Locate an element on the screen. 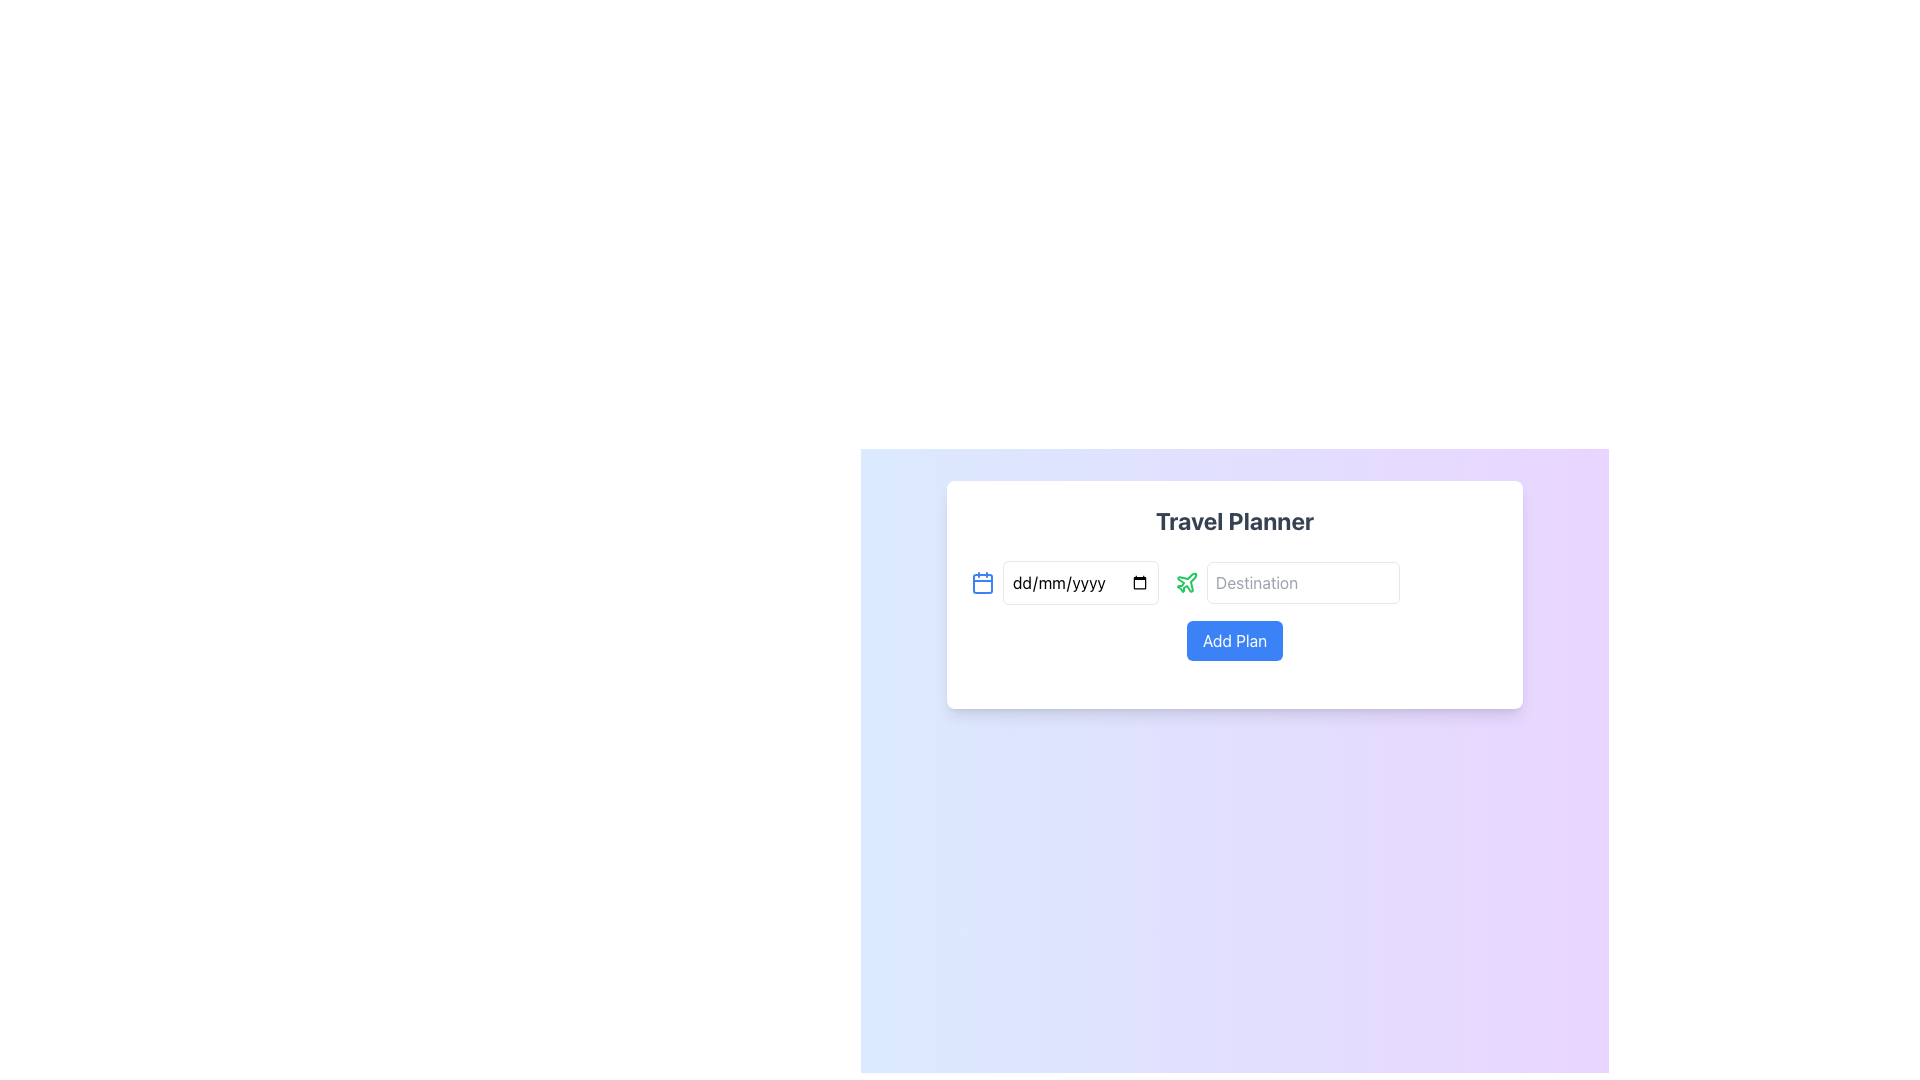 The width and height of the screenshot is (1920, 1080). the decorative graphical rectangle within the SVG calendar icon is located at coordinates (983, 583).